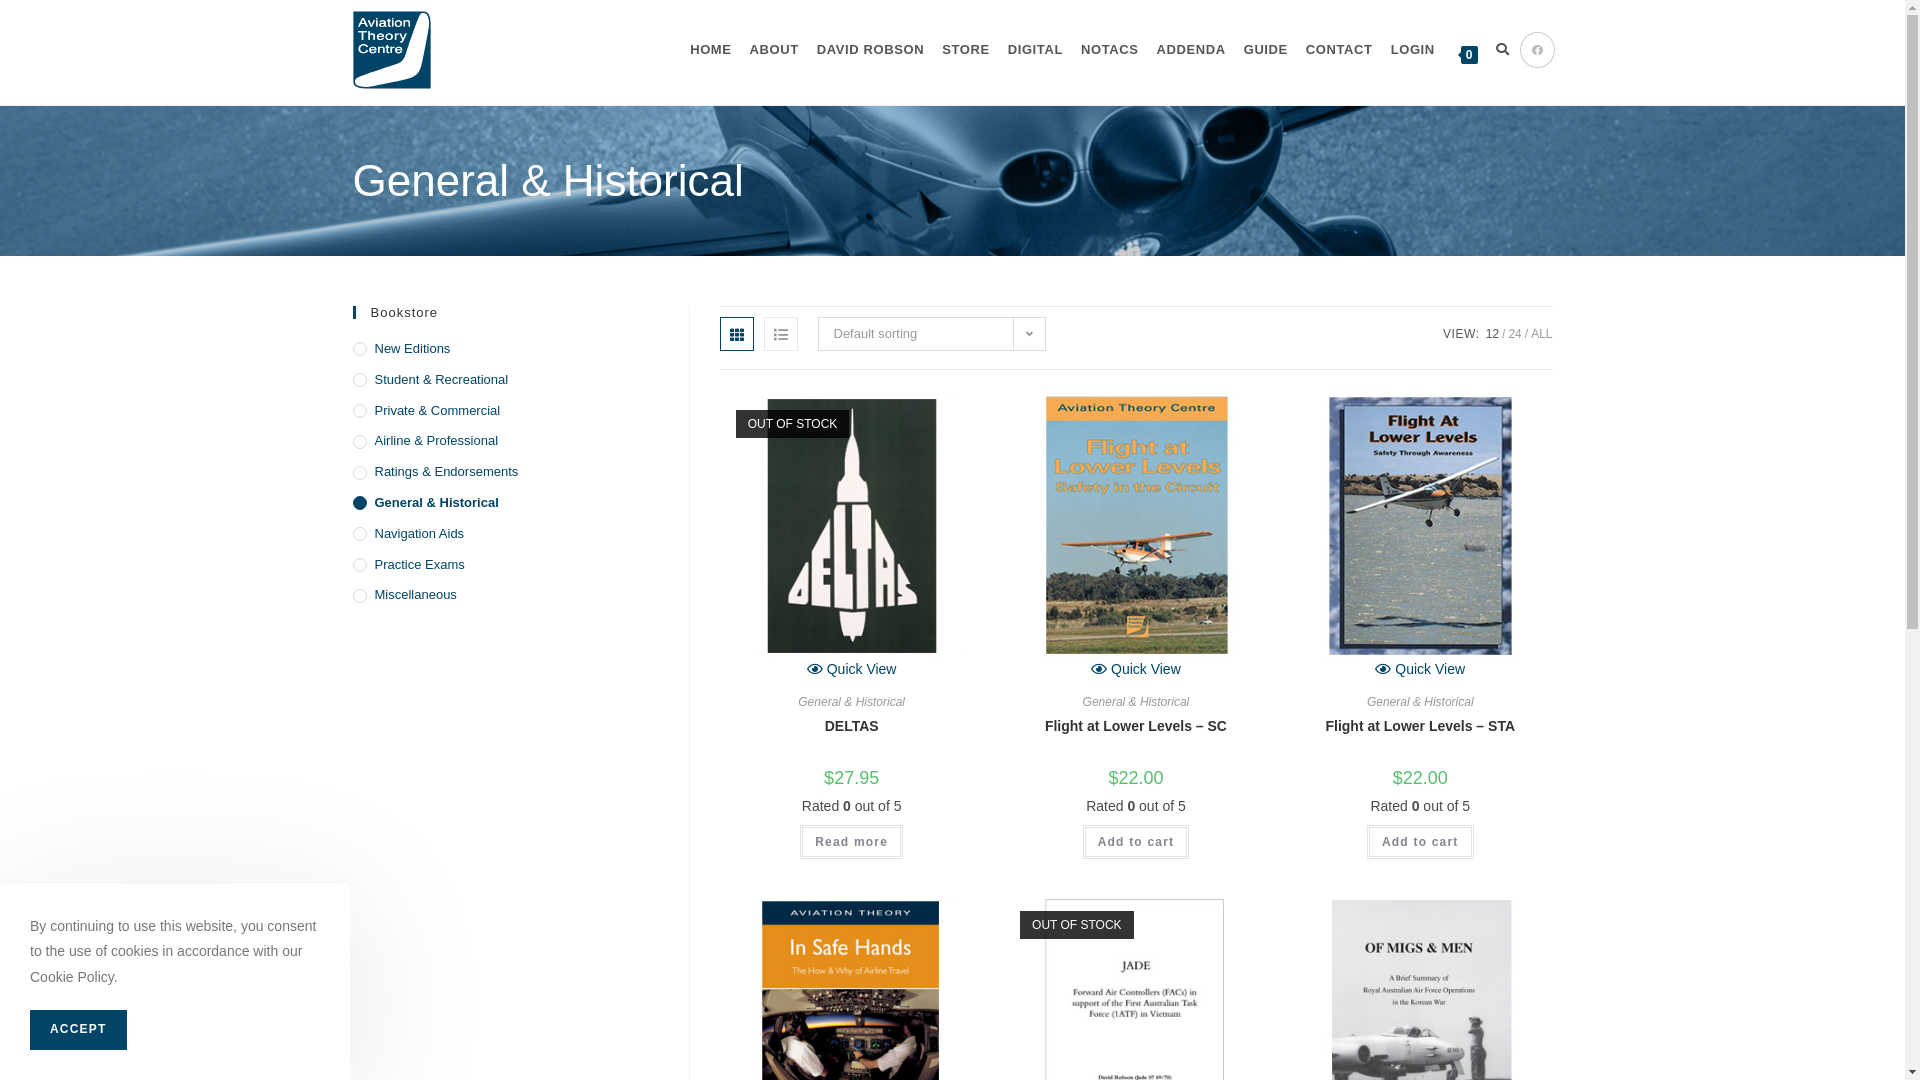  What do you see at coordinates (1444, 51) in the screenshot?
I see `'0'` at bounding box center [1444, 51].